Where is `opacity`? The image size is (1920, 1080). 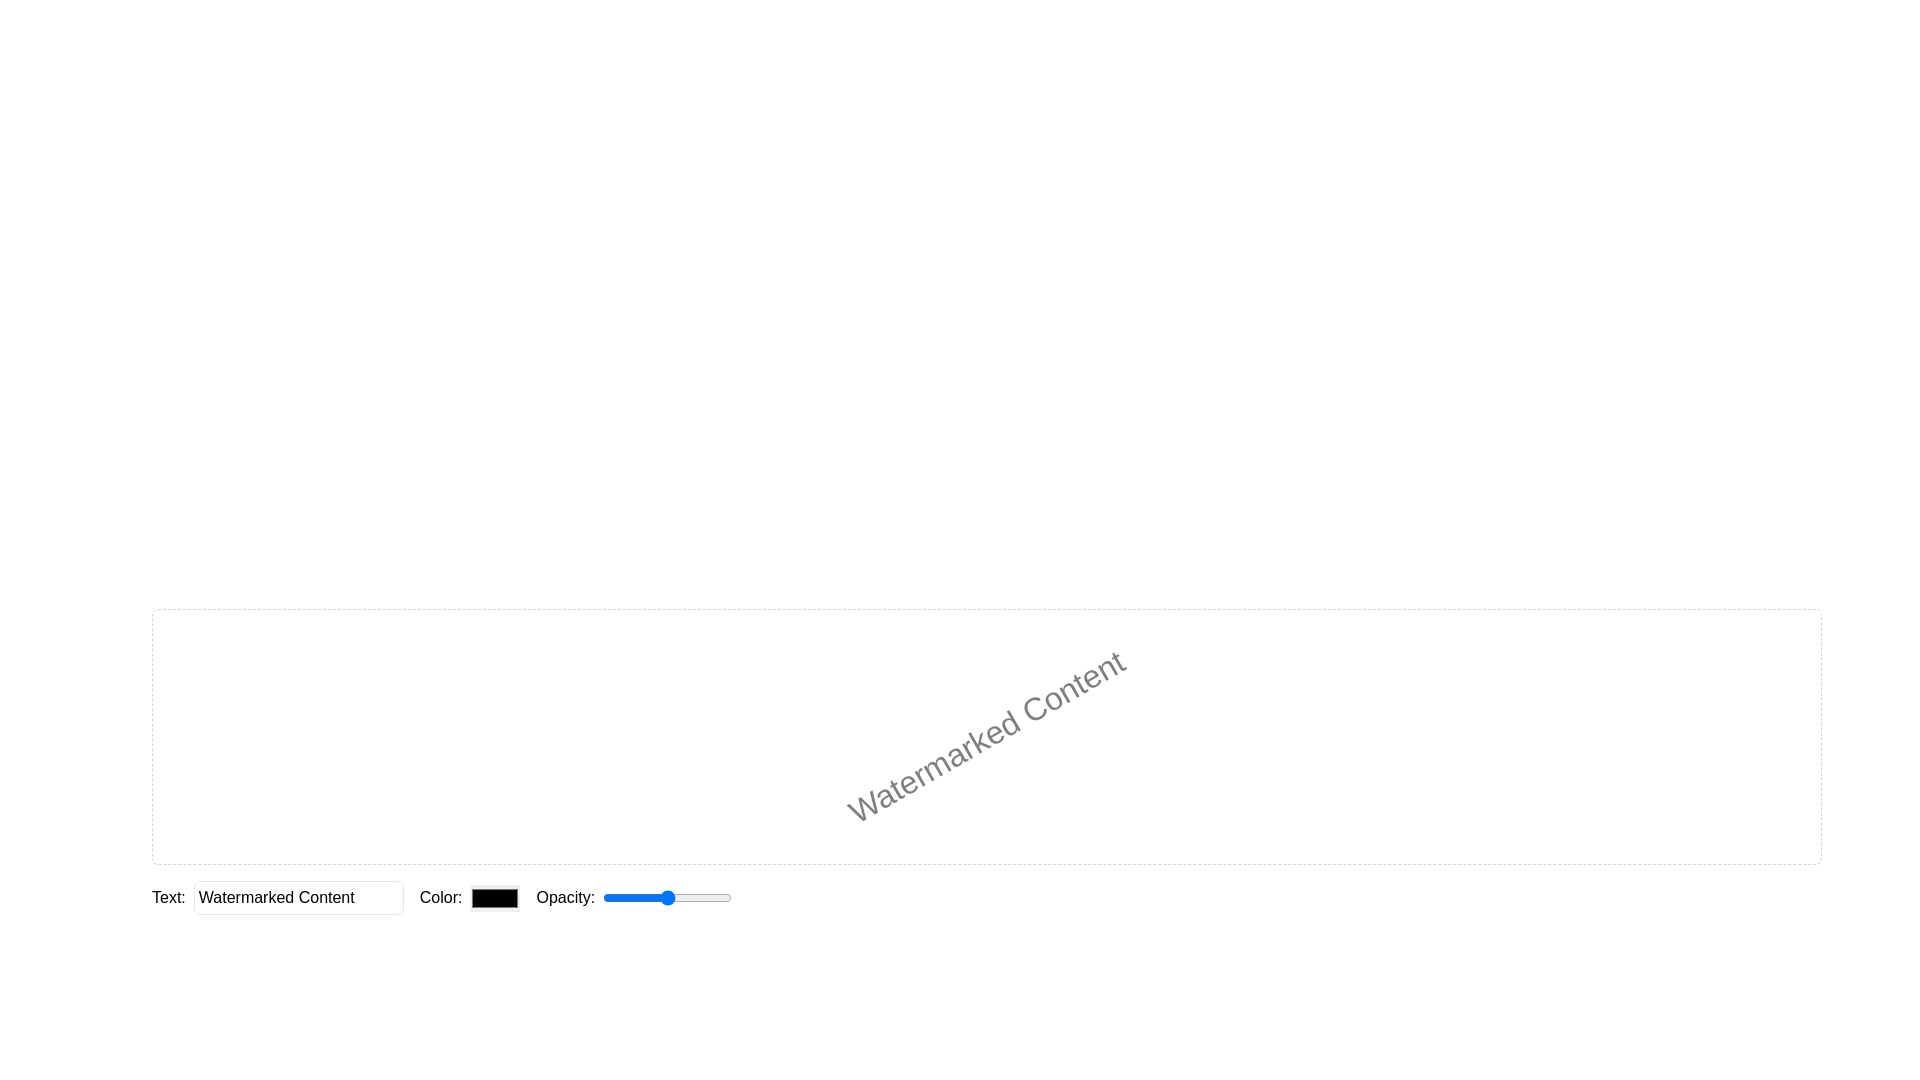 opacity is located at coordinates (637, 897).